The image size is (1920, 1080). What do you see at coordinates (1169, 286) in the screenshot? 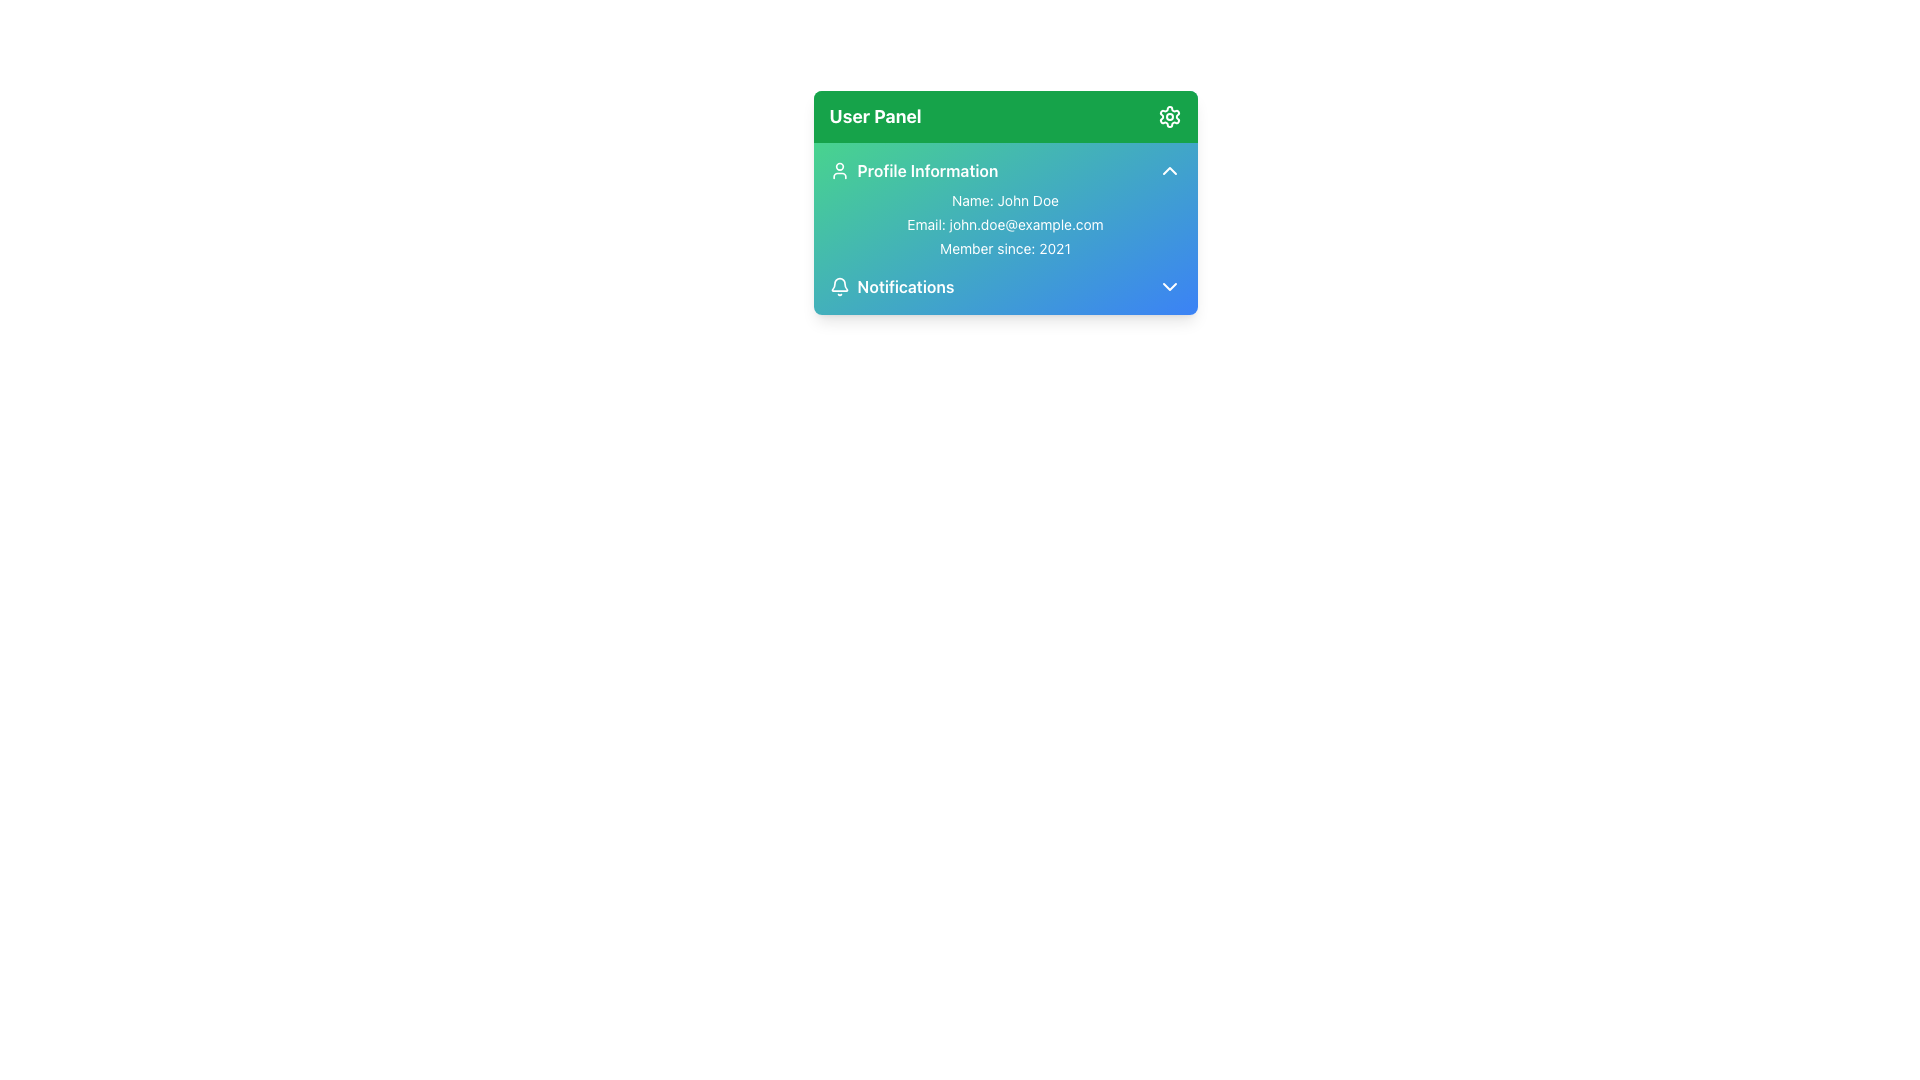
I see `the downward-pointing chevron-shaped SVG icon located to the right of the 'Notifications' title in the user panel` at bounding box center [1169, 286].